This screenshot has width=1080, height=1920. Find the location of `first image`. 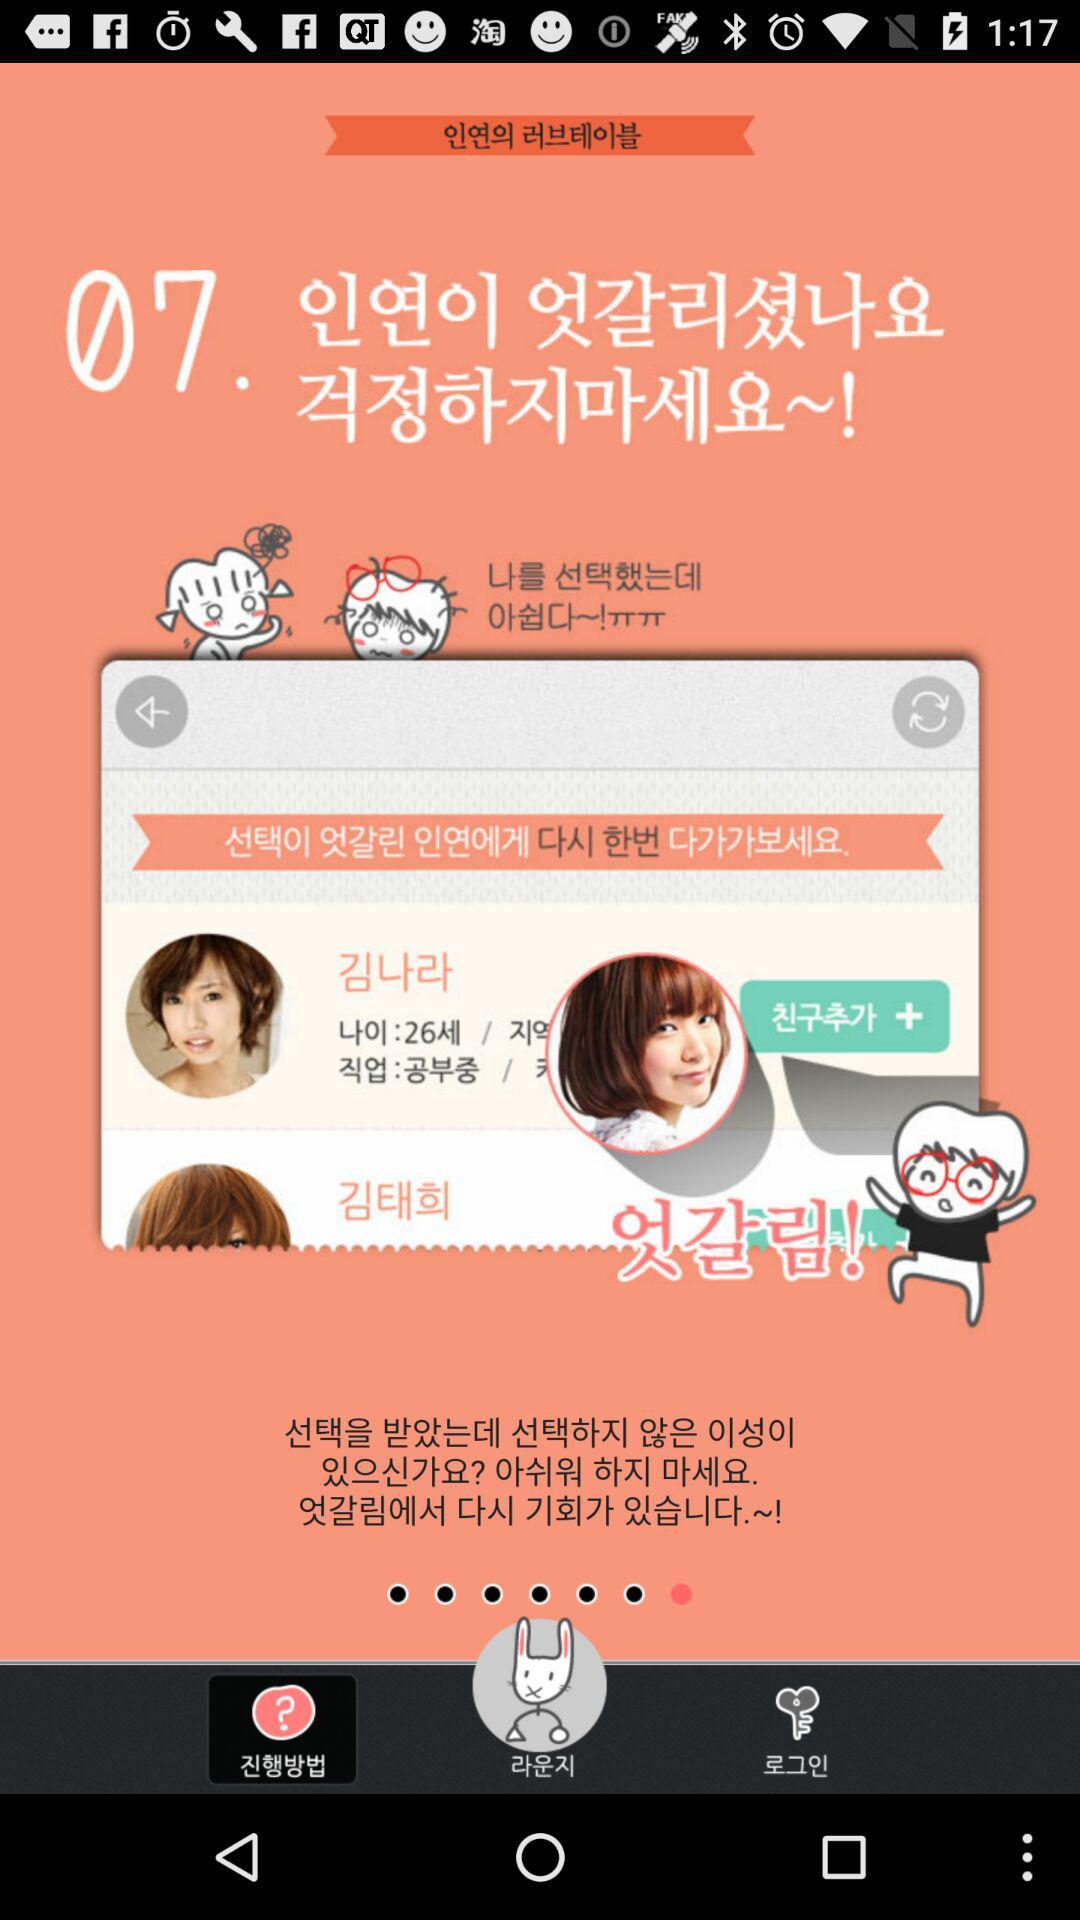

first image is located at coordinates (397, 1593).